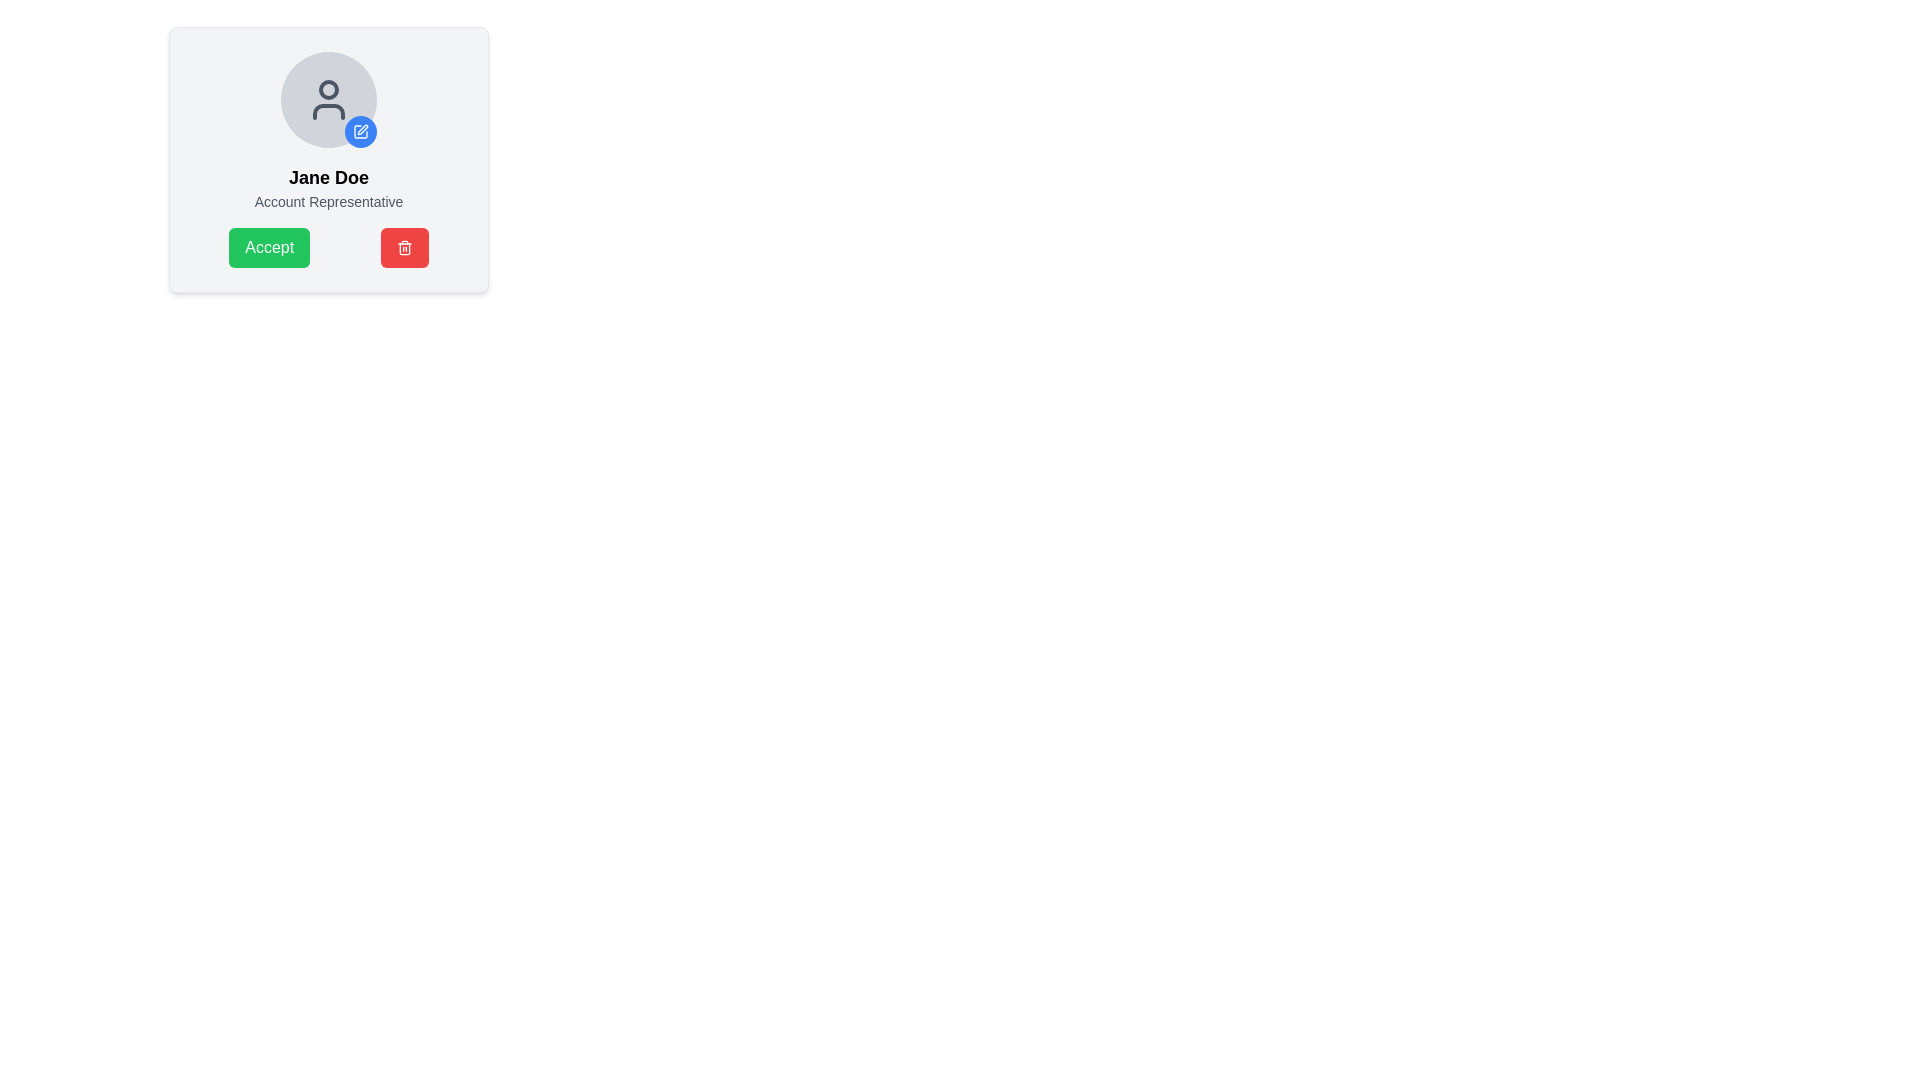 Image resolution: width=1920 pixels, height=1080 pixels. I want to click on the pencil icon located at the upper right of Jane Doe's user card, which symbolizes an editing feature, so click(363, 130).